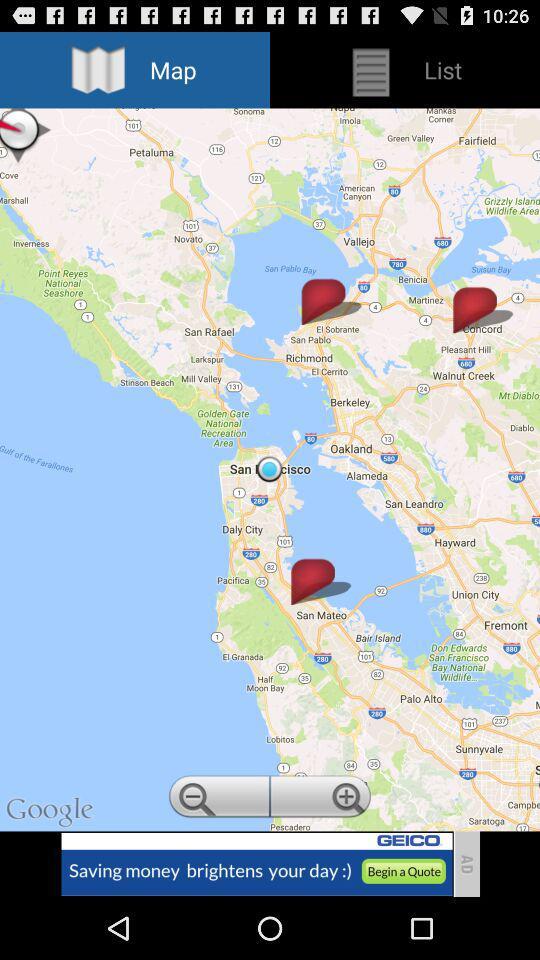 The image size is (540, 960). Describe the element at coordinates (256, 863) in the screenshot. I see `advertisement` at that location.